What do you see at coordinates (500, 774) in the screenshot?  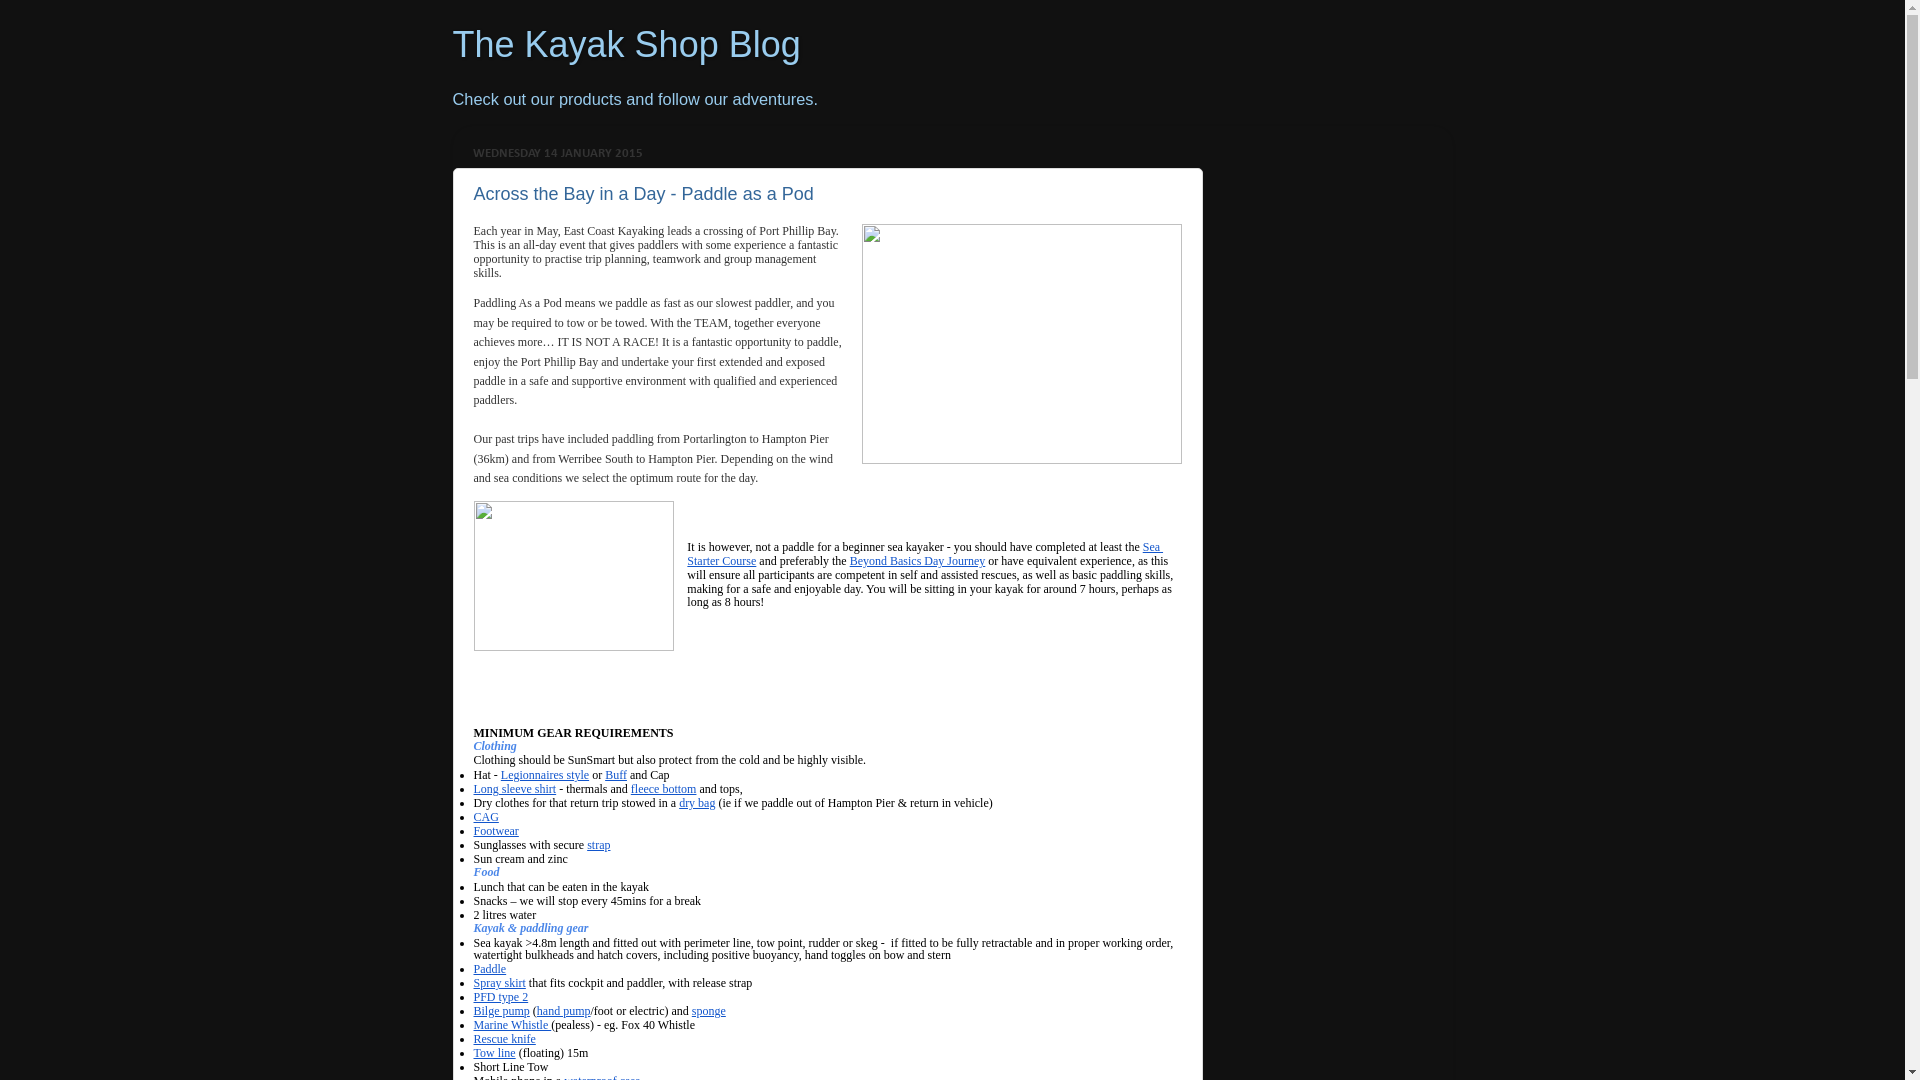 I see `'Legionnaires style'` at bounding box center [500, 774].